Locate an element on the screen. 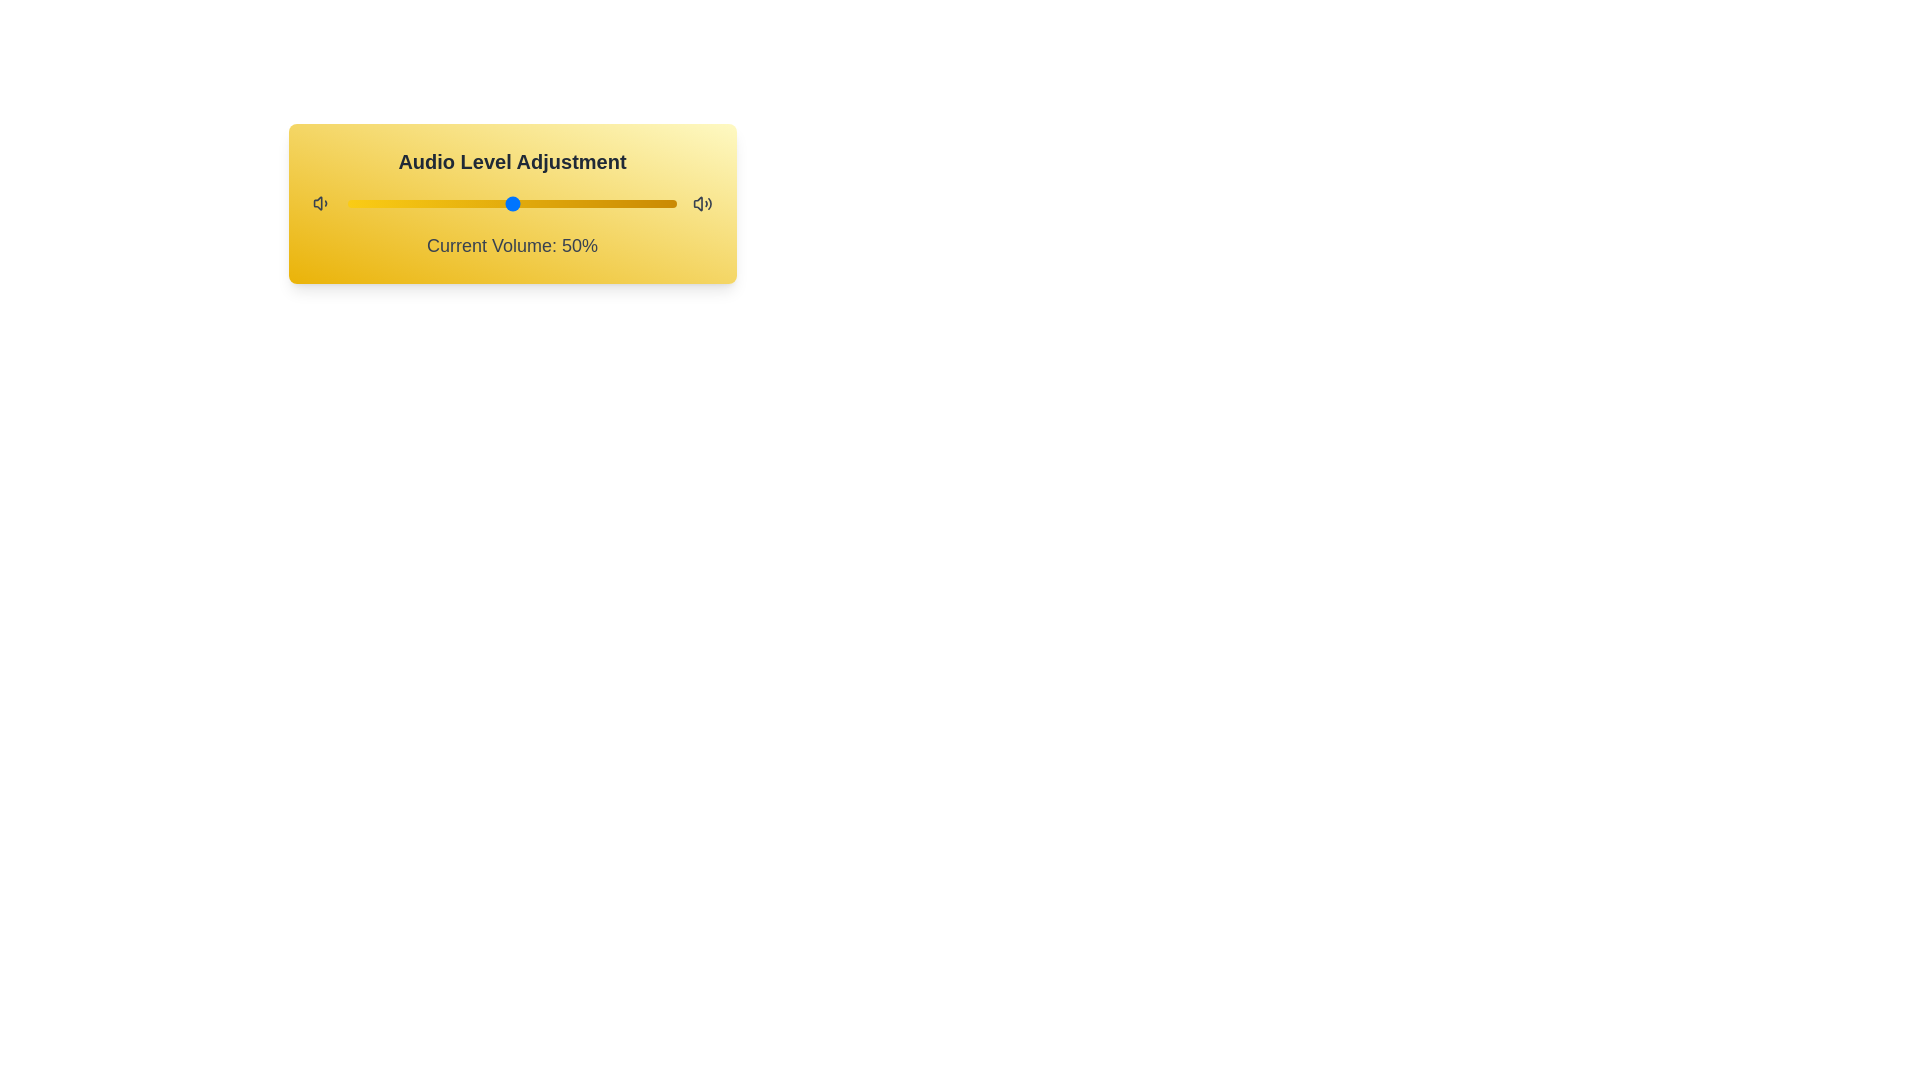  the volume level is located at coordinates (374, 204).